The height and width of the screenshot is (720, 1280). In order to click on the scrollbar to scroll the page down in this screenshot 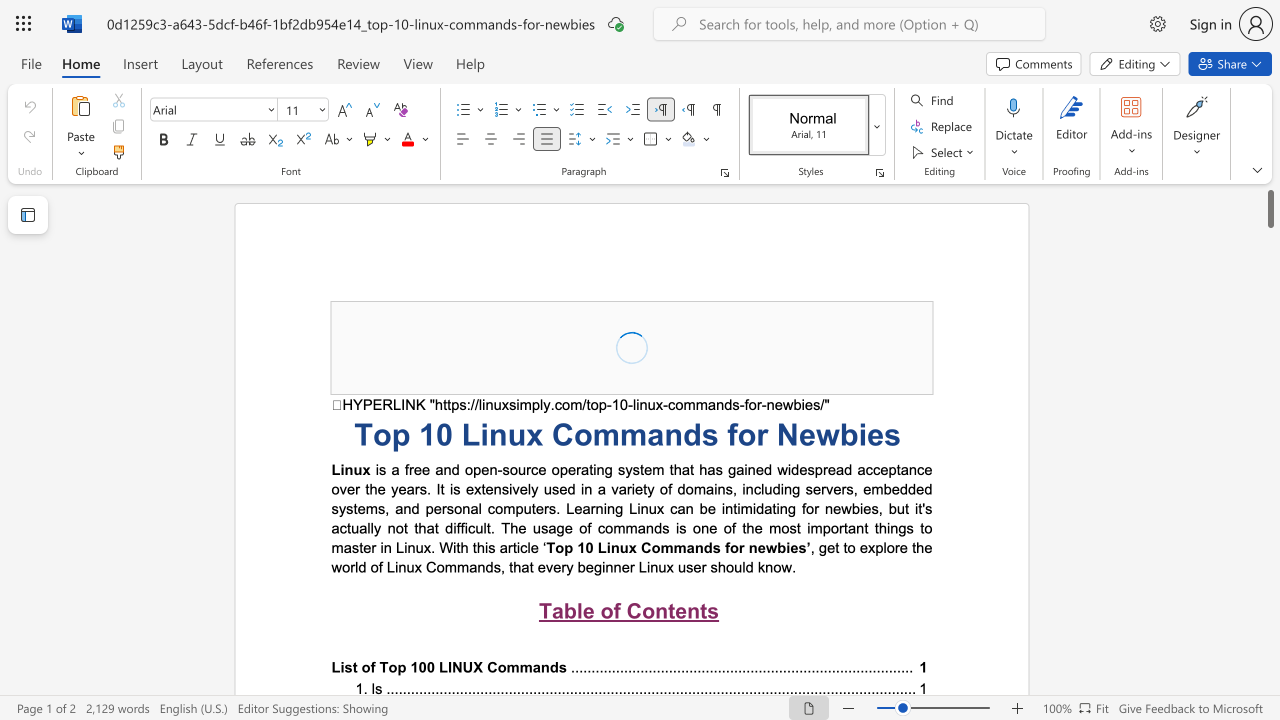, I will do `click(1269, 290)`.